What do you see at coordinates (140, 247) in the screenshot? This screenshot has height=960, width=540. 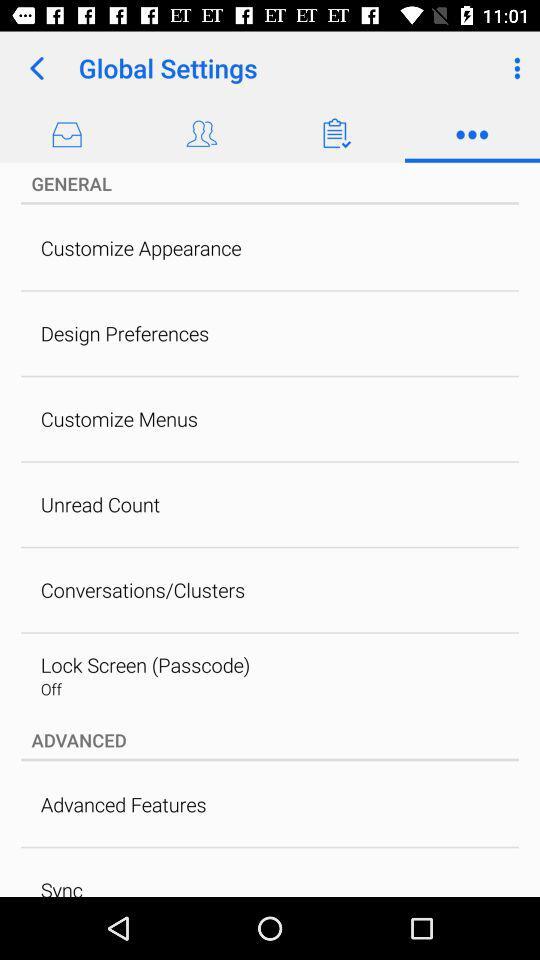 I see `item below general icon` at bounding box center [140, 247].